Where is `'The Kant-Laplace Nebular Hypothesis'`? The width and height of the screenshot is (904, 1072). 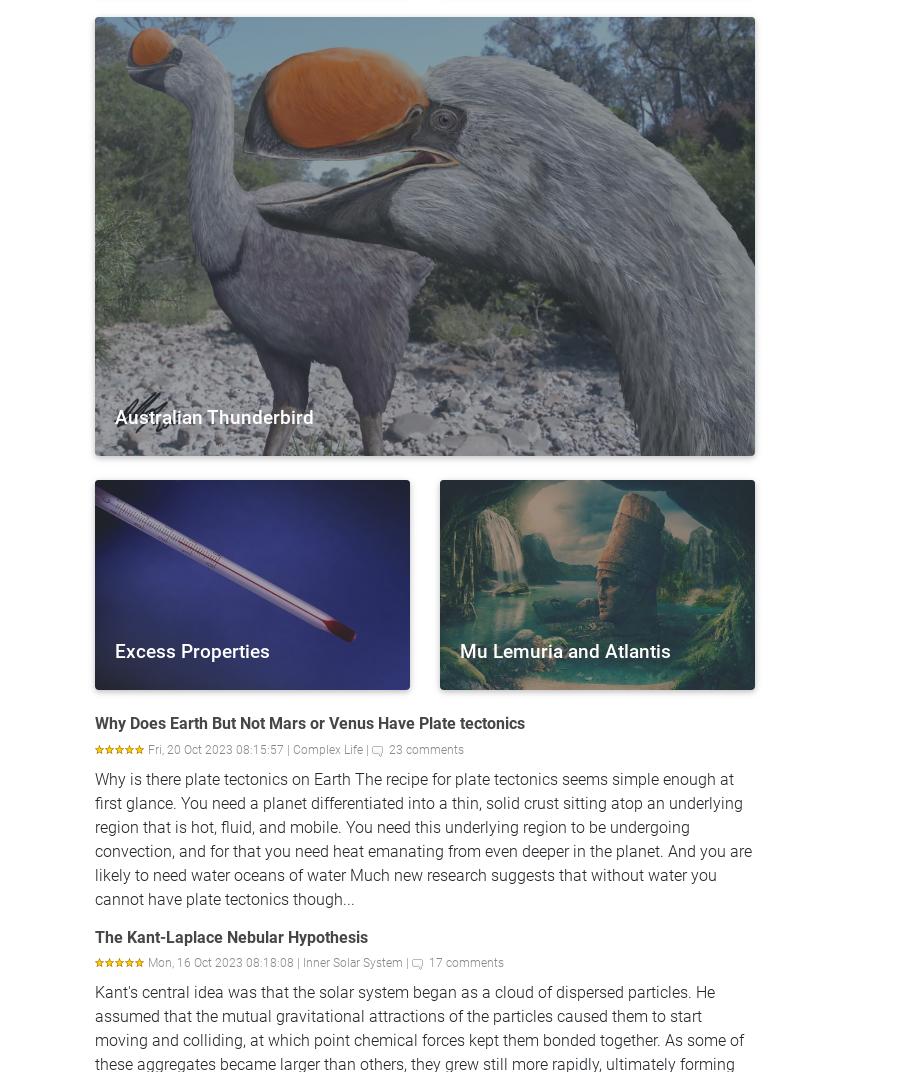 'The Kant-Laplace Nebular Hypothesis' is located at coordinates (95, 936).